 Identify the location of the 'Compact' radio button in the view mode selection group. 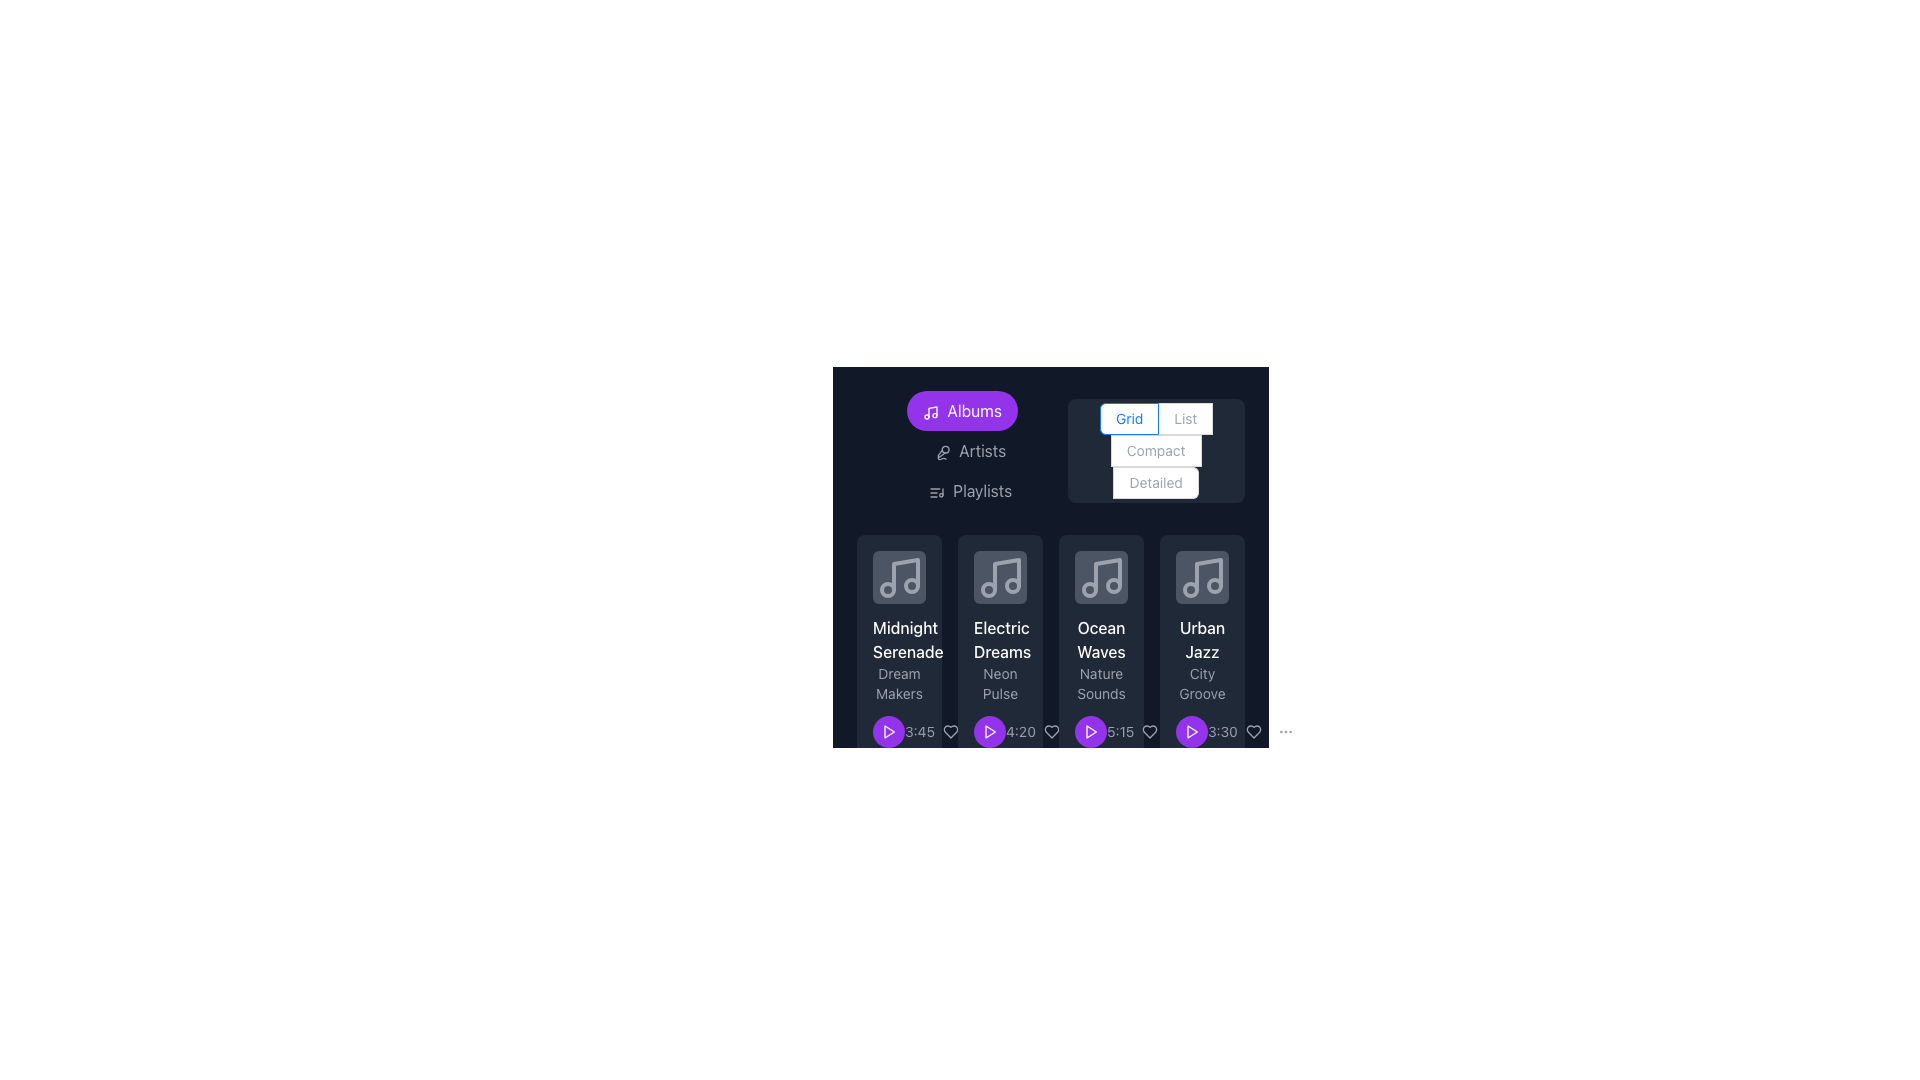
(1156, 451).